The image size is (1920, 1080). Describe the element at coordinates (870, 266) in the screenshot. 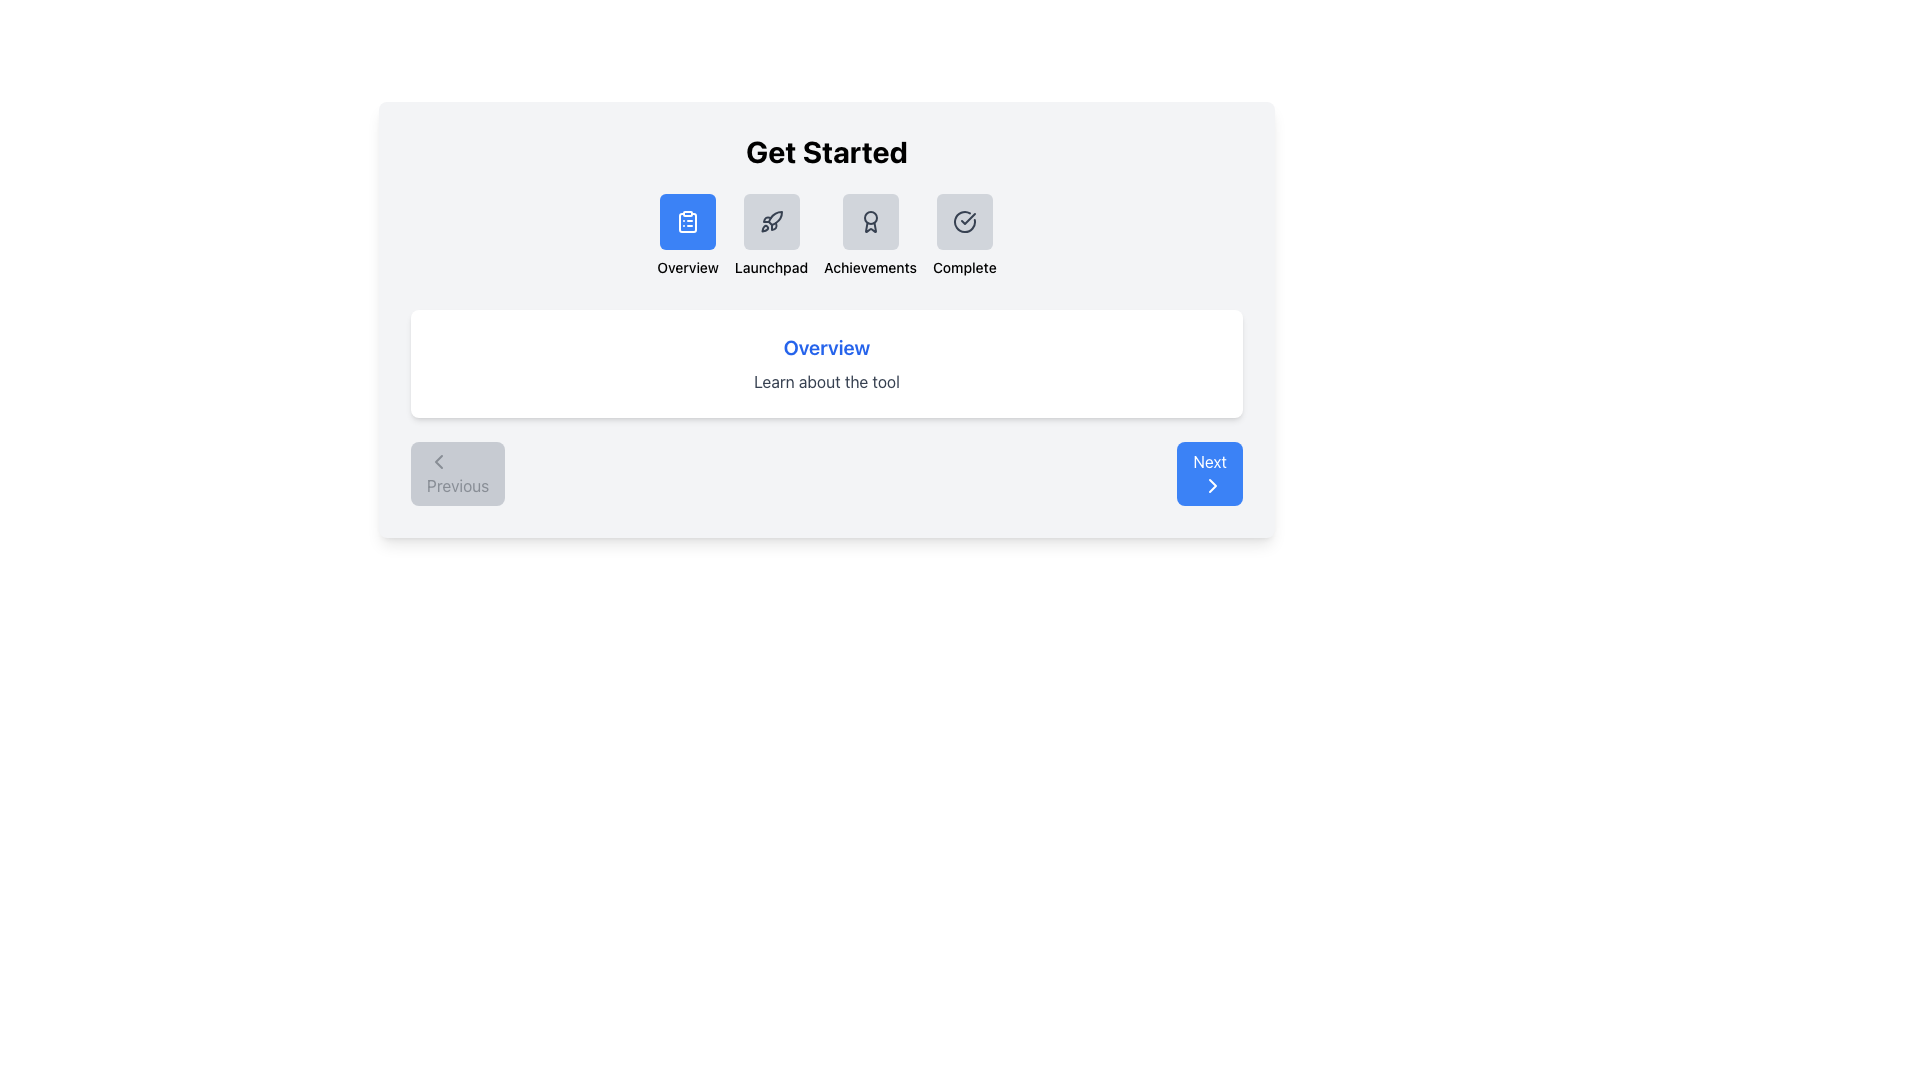

I see `the 'Achievements' text label located below the badge-like icon in the top center of the interface, which is the third item from the left in a group of four` at that location.